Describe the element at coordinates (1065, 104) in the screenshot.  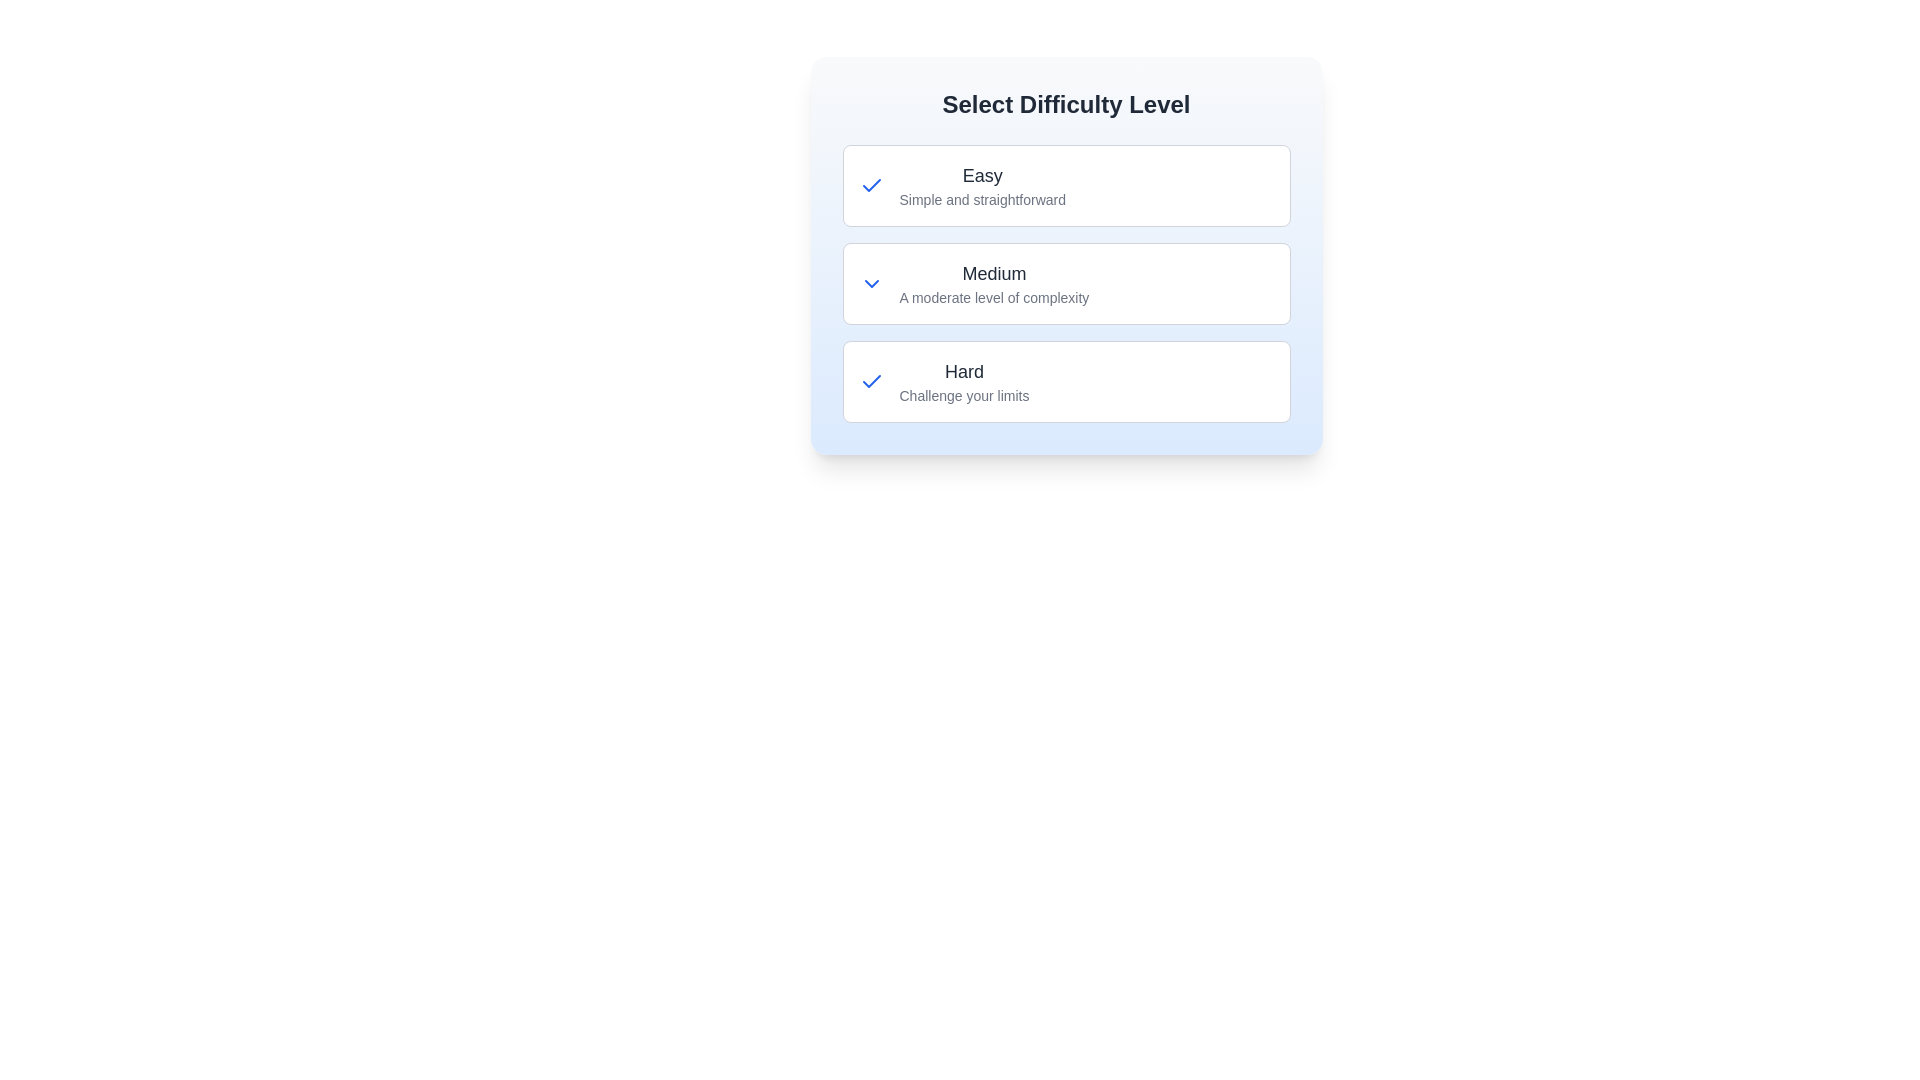
I see `the static text label displaying 'Select Difficulty Level', which is a bold, large-sized dark gray header positioned at the top center of the selection interface` at that location.